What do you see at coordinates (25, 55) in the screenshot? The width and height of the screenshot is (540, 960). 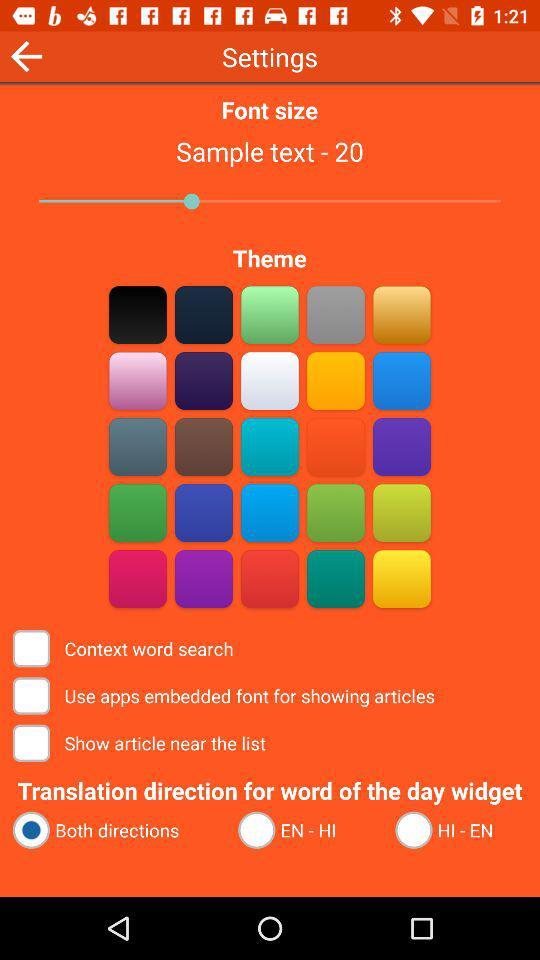 I see `the icon to the left of font size icon` at bounding box center [25, 55].